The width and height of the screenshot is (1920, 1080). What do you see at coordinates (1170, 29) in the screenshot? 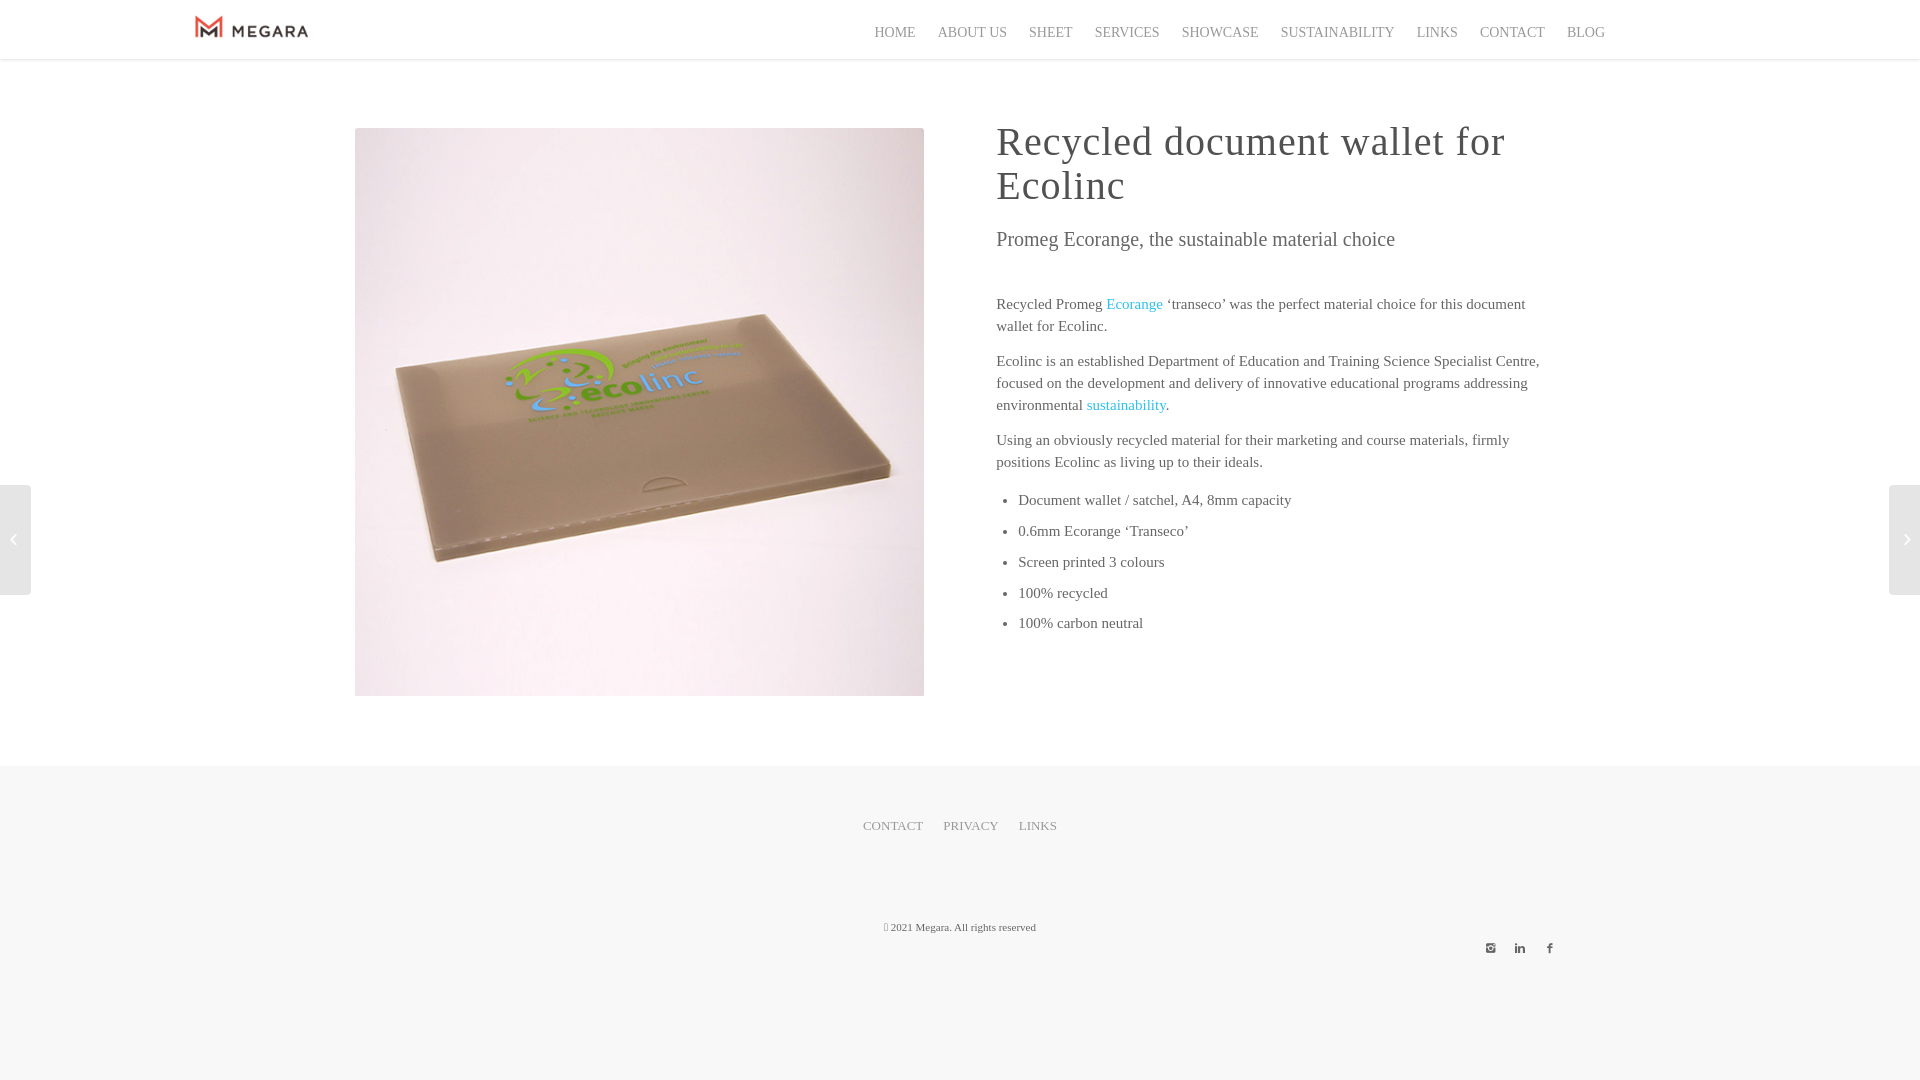
I see `'SHOWCASE'` at bounding box center [1170, 29].